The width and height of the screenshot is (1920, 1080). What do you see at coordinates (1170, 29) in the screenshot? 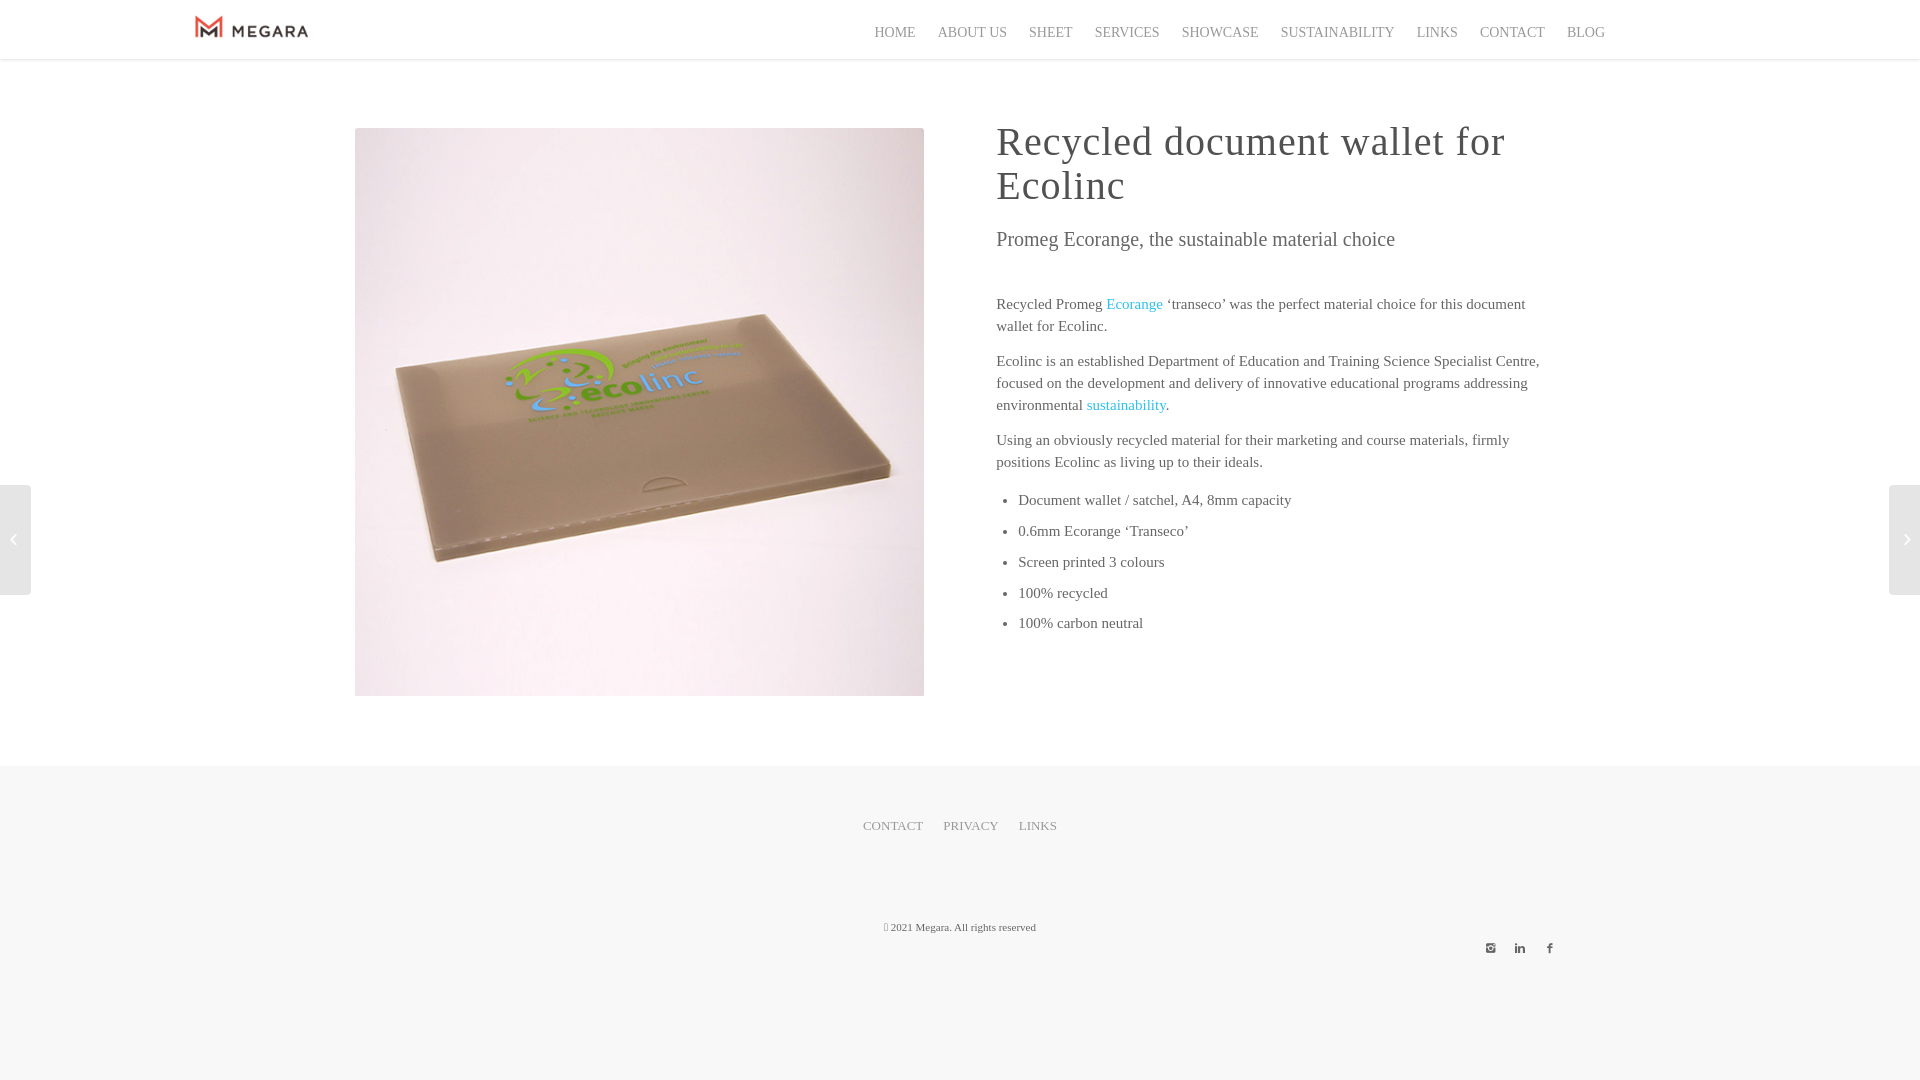
I see `'SHOWCASE'` at bounding box center [1170, 29].